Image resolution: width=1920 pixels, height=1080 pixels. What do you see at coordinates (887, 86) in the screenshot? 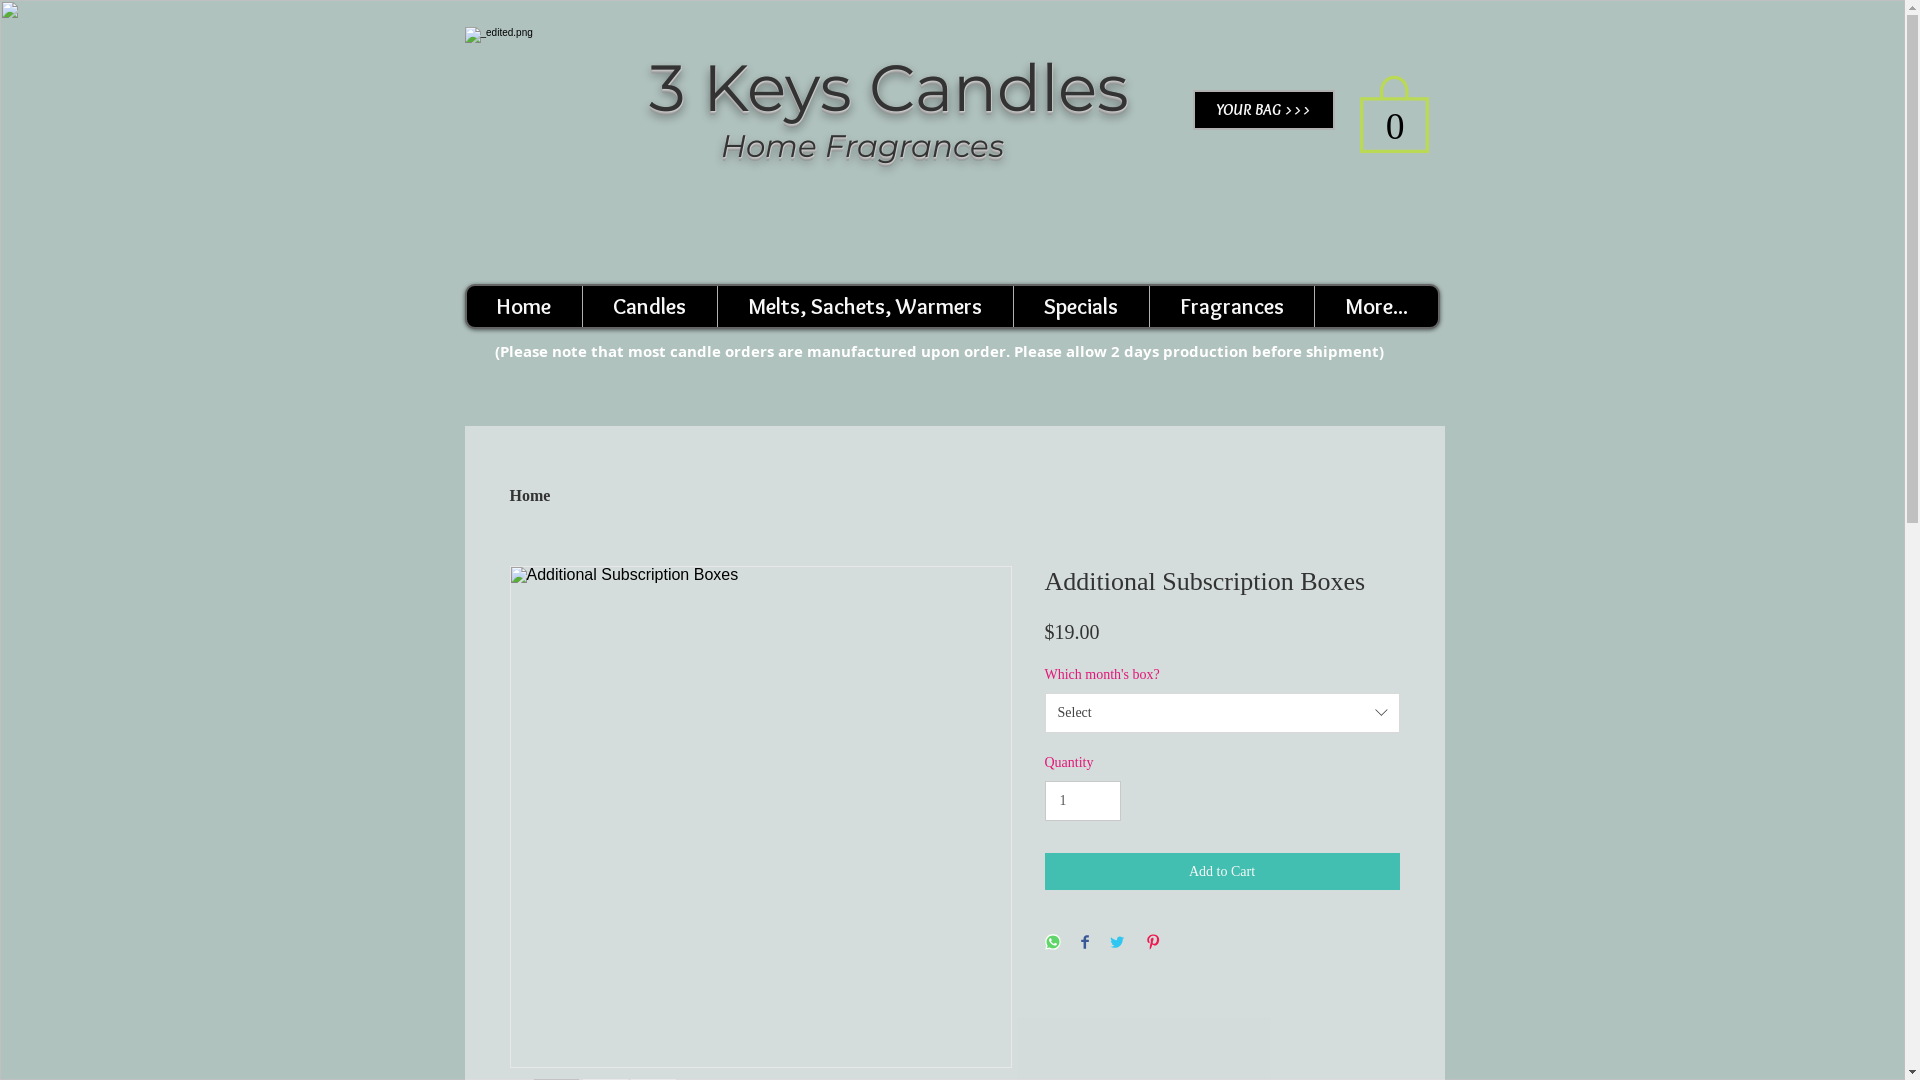
I see `'3 Keys Candles'` at bounding box center [887, 86].